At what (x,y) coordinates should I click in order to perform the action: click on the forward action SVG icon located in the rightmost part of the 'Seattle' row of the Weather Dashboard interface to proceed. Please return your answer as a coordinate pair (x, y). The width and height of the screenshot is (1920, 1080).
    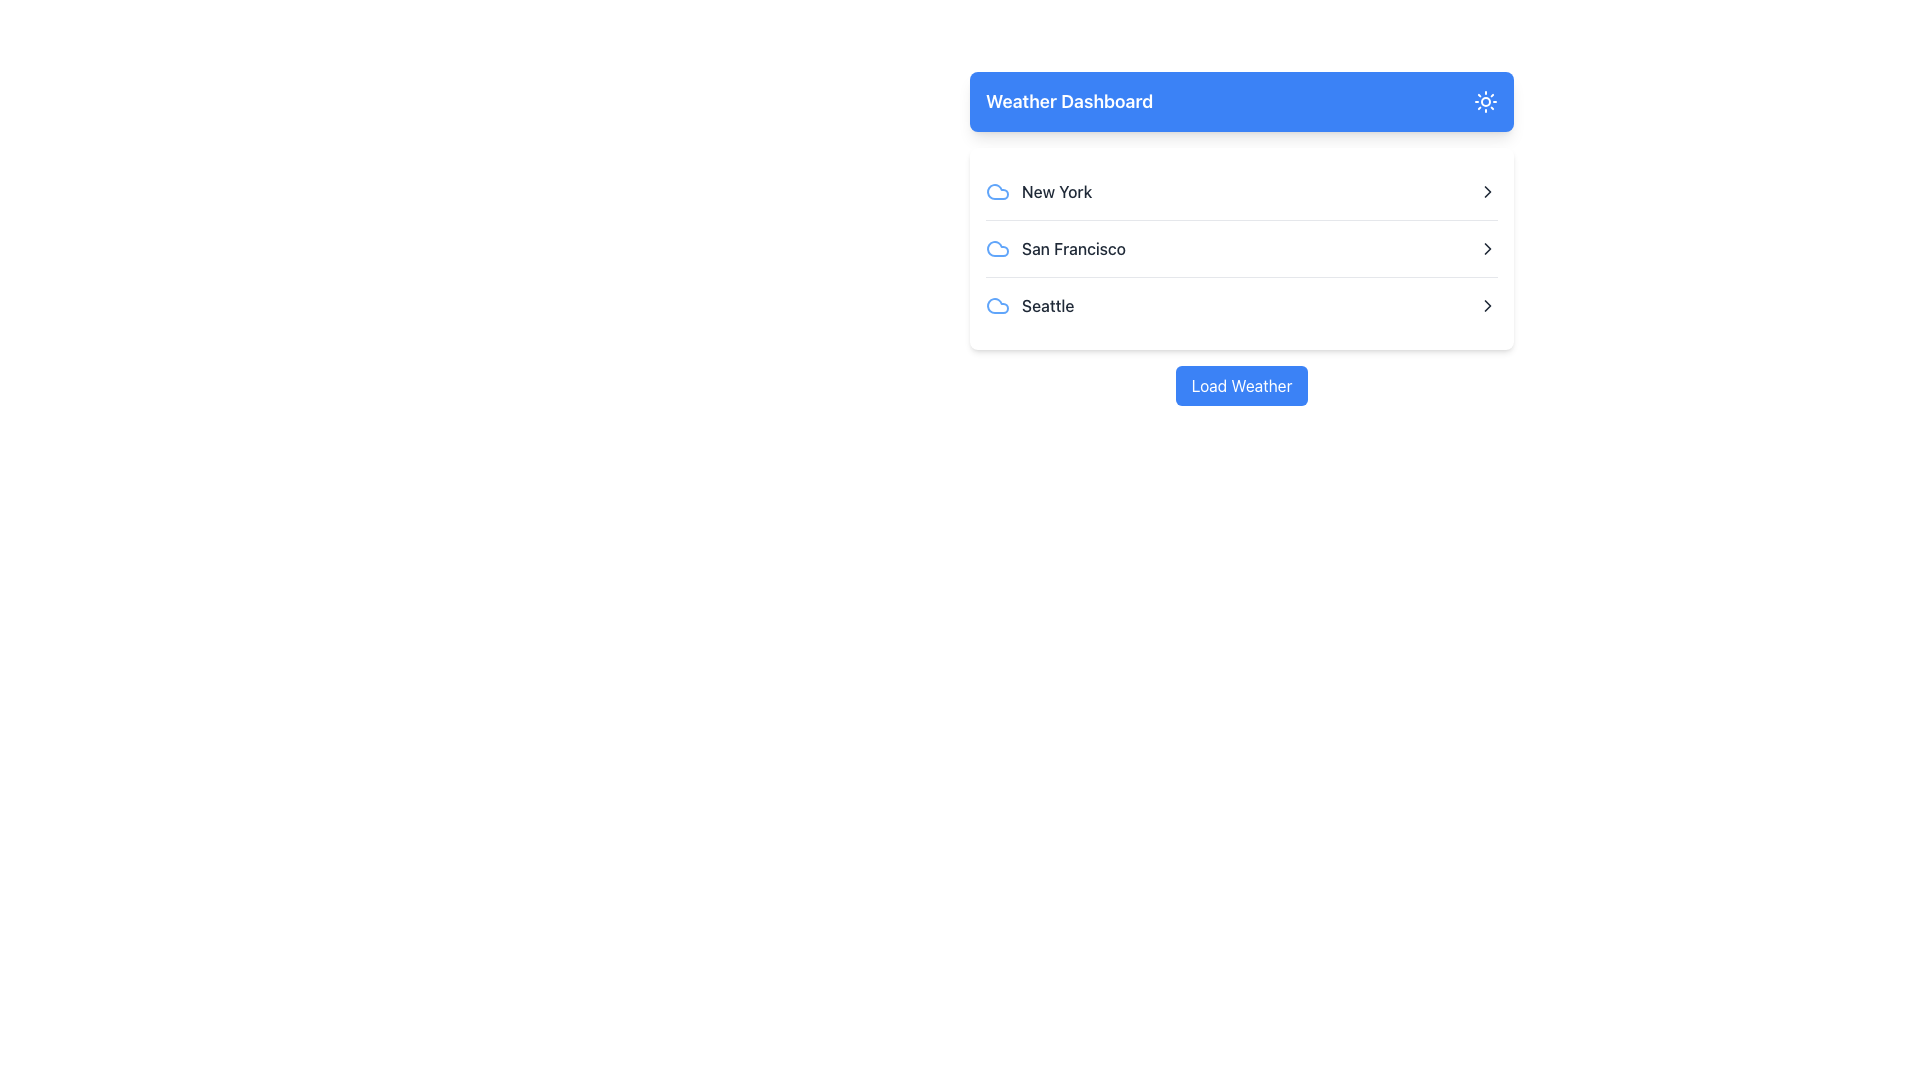
    Looking at the image, I should click on (1488, 305).